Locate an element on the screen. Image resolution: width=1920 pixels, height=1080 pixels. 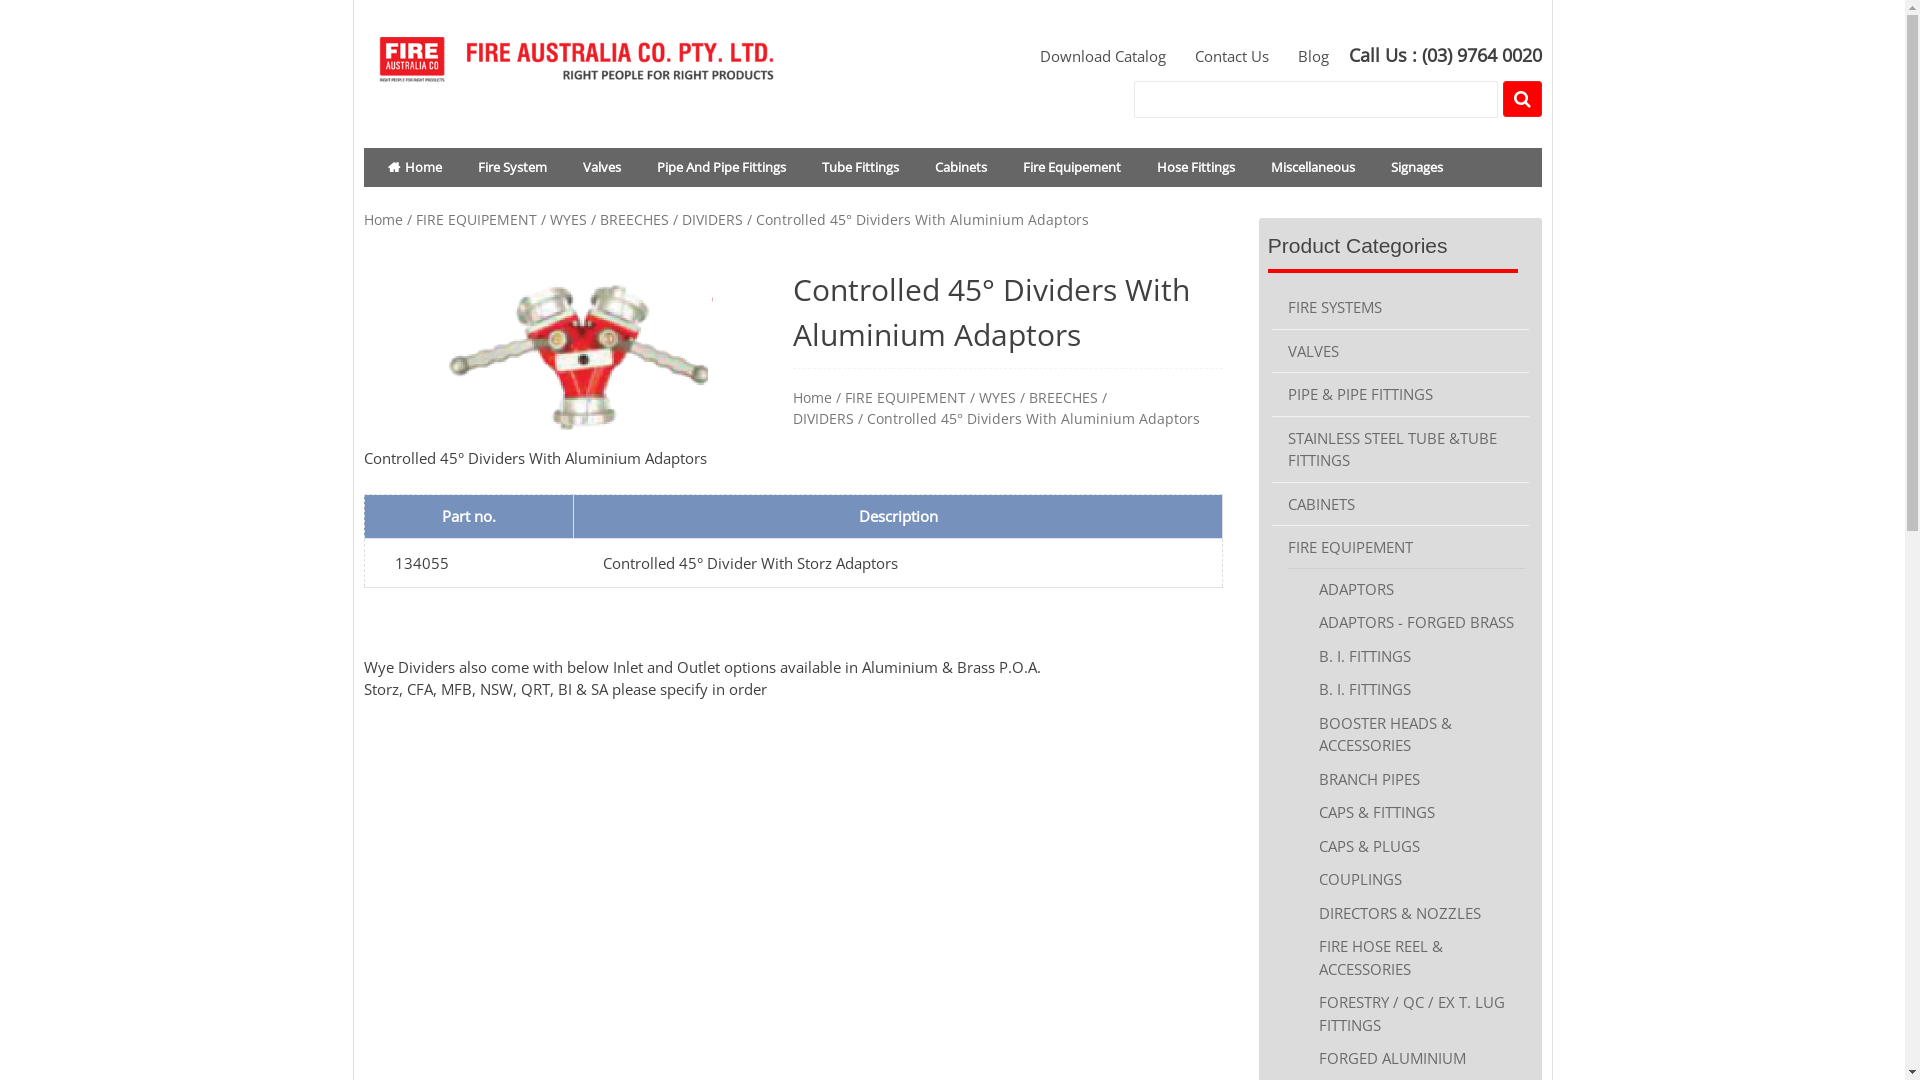
'FIRE EQUIPEMENT' is located at coordinates (904, 397).